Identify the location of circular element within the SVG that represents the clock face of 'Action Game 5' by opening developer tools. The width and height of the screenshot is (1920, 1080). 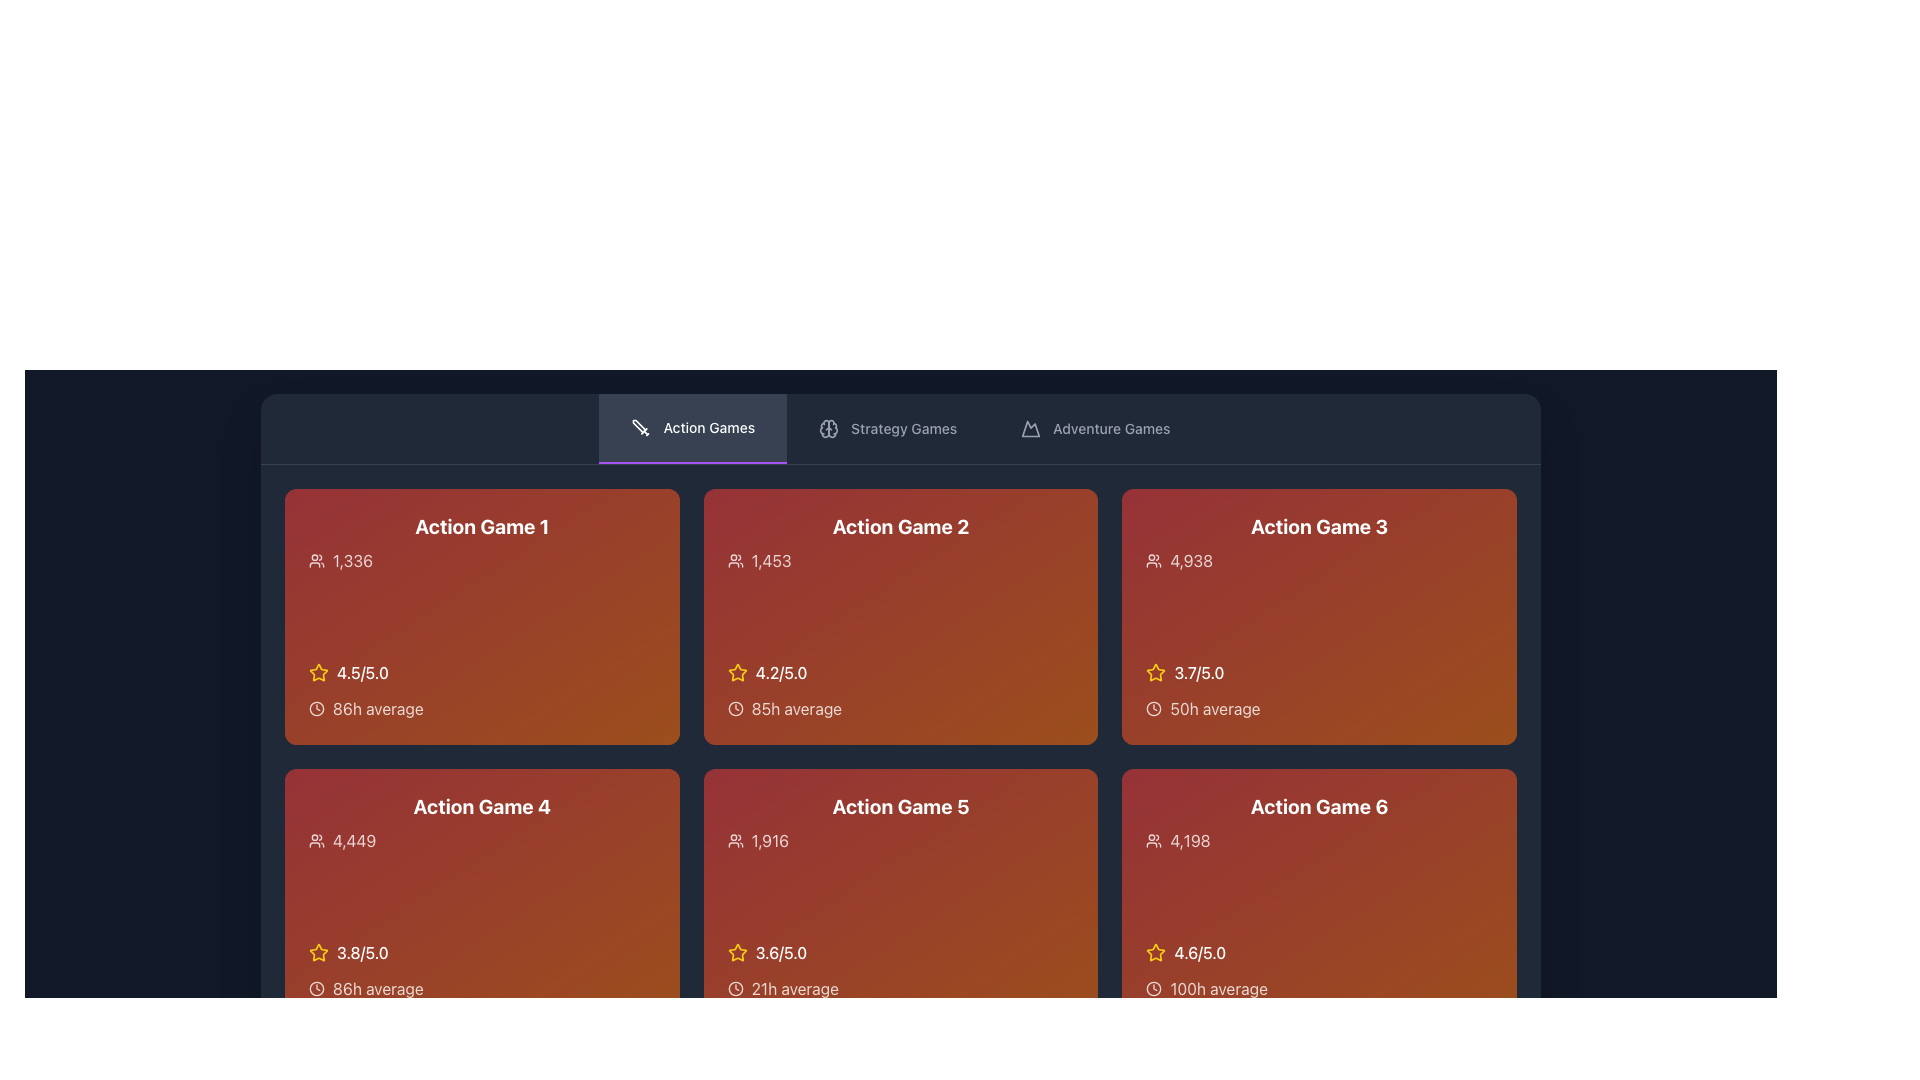
(734, 987).